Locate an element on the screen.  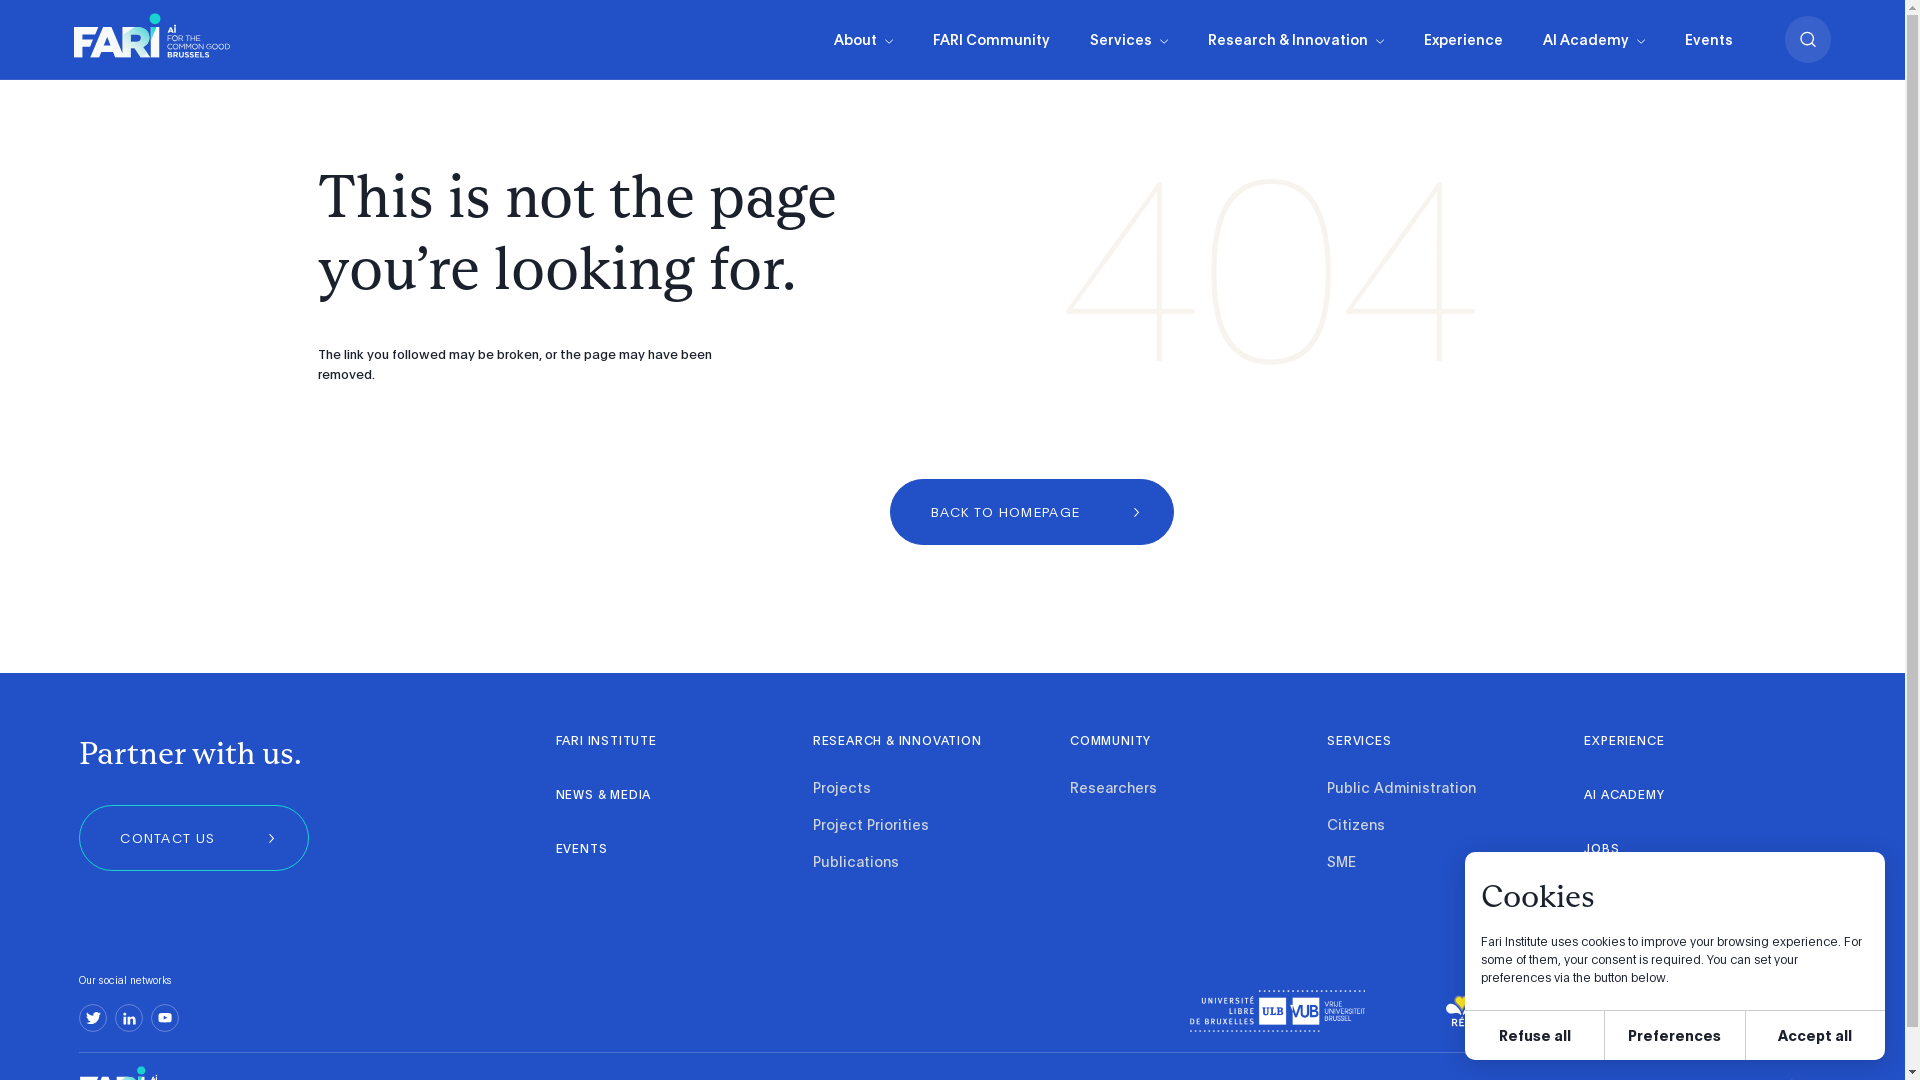
'About' is located at coordinates (863, 39).